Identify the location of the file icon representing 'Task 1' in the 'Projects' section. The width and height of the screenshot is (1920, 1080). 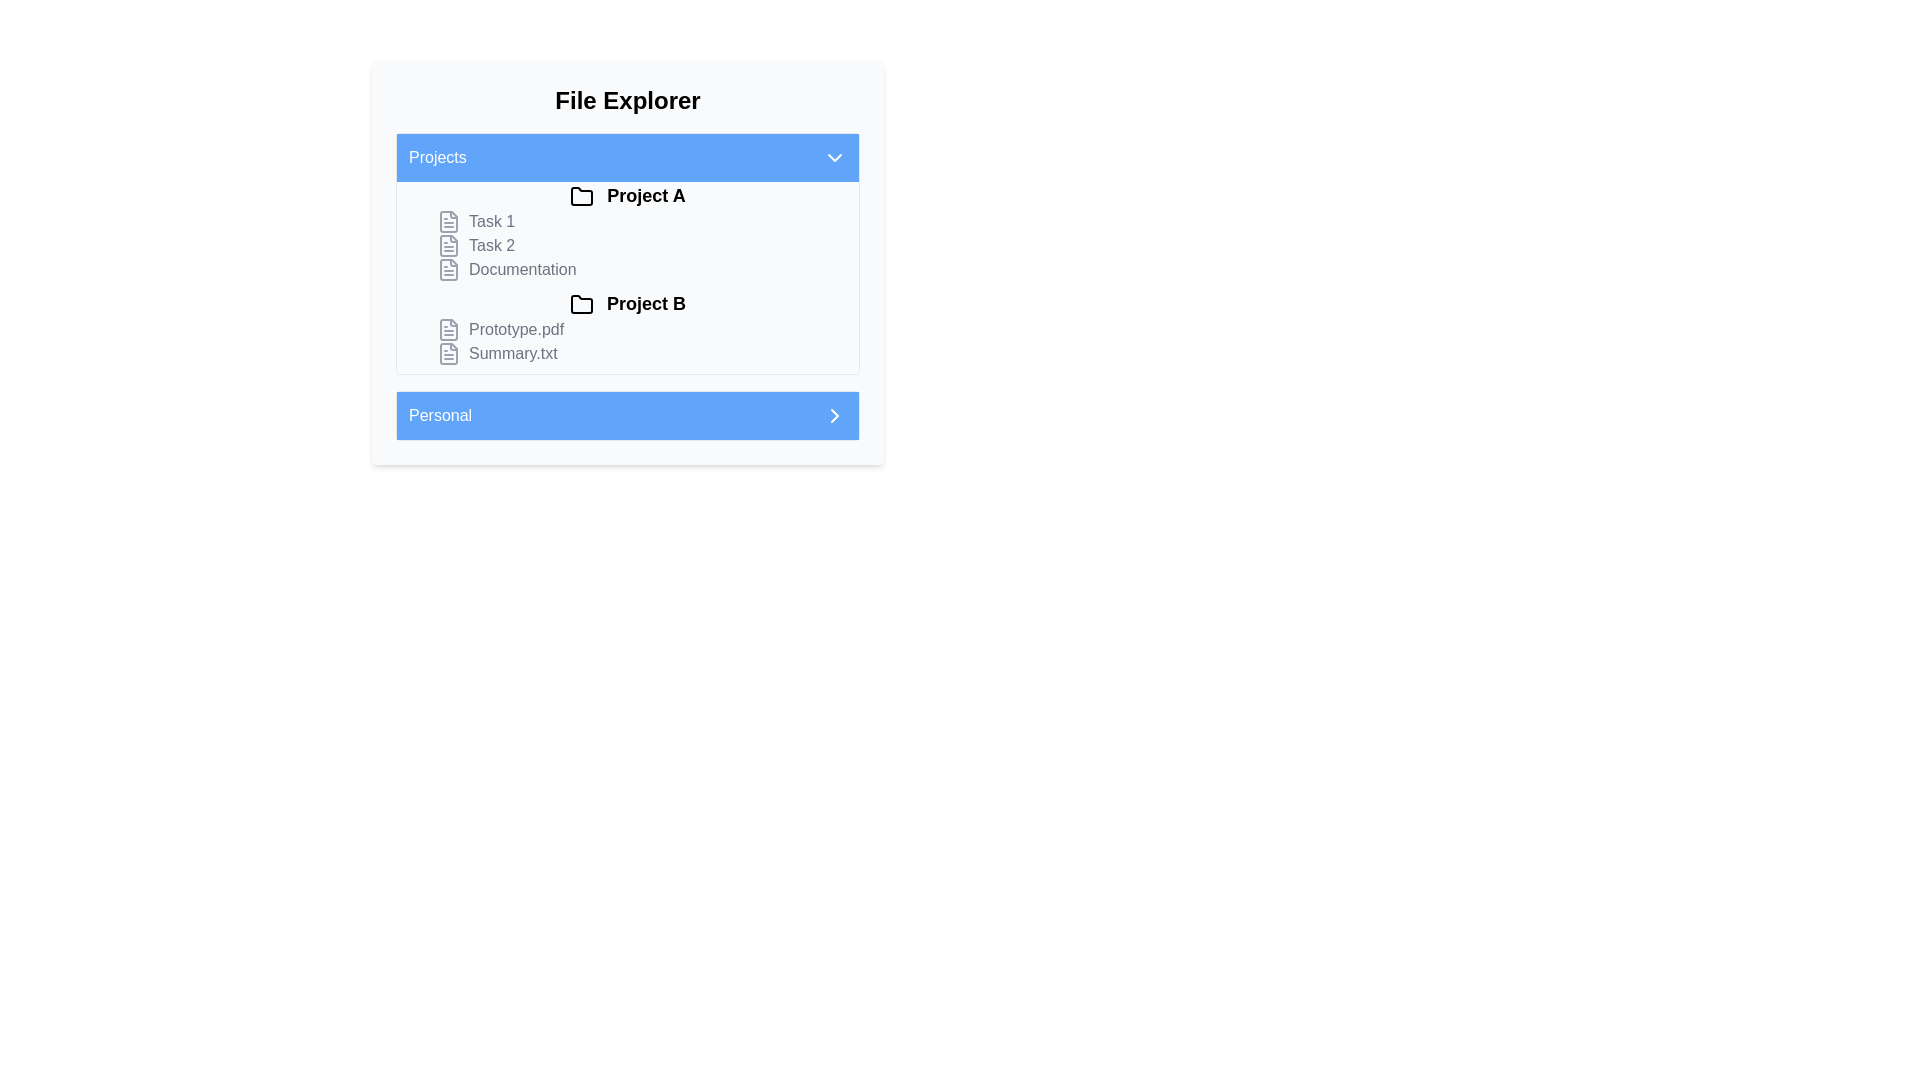
(448, 222).